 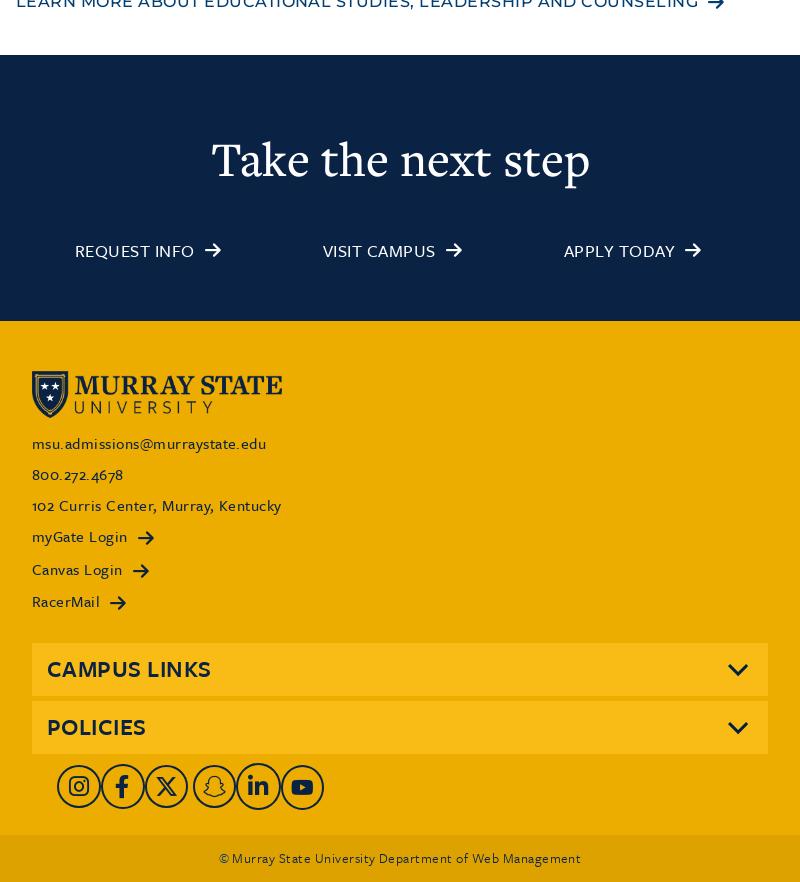 I want to click on 'Request Info', so click(x=134, y=249).